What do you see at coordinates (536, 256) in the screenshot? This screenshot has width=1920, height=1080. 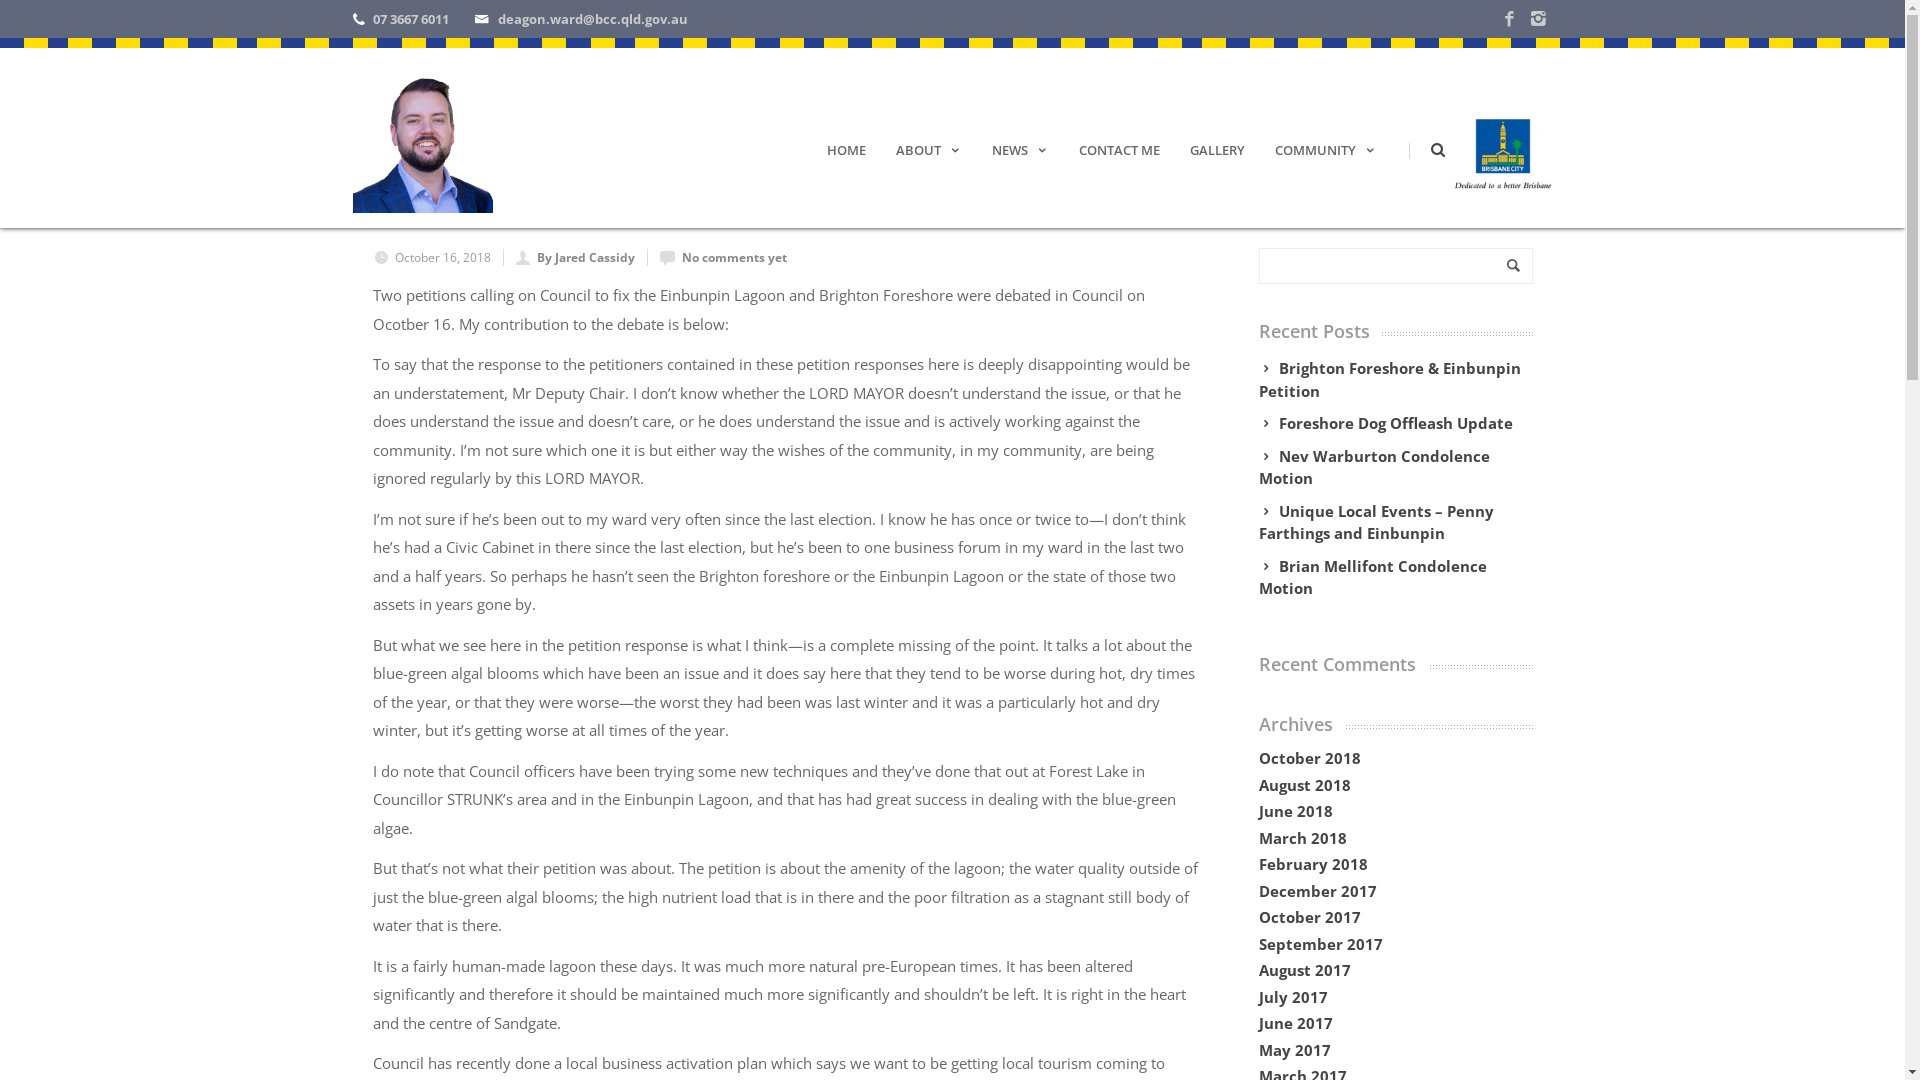 I see `'By Jared Cassidy'` at bounding box center [536, 256].